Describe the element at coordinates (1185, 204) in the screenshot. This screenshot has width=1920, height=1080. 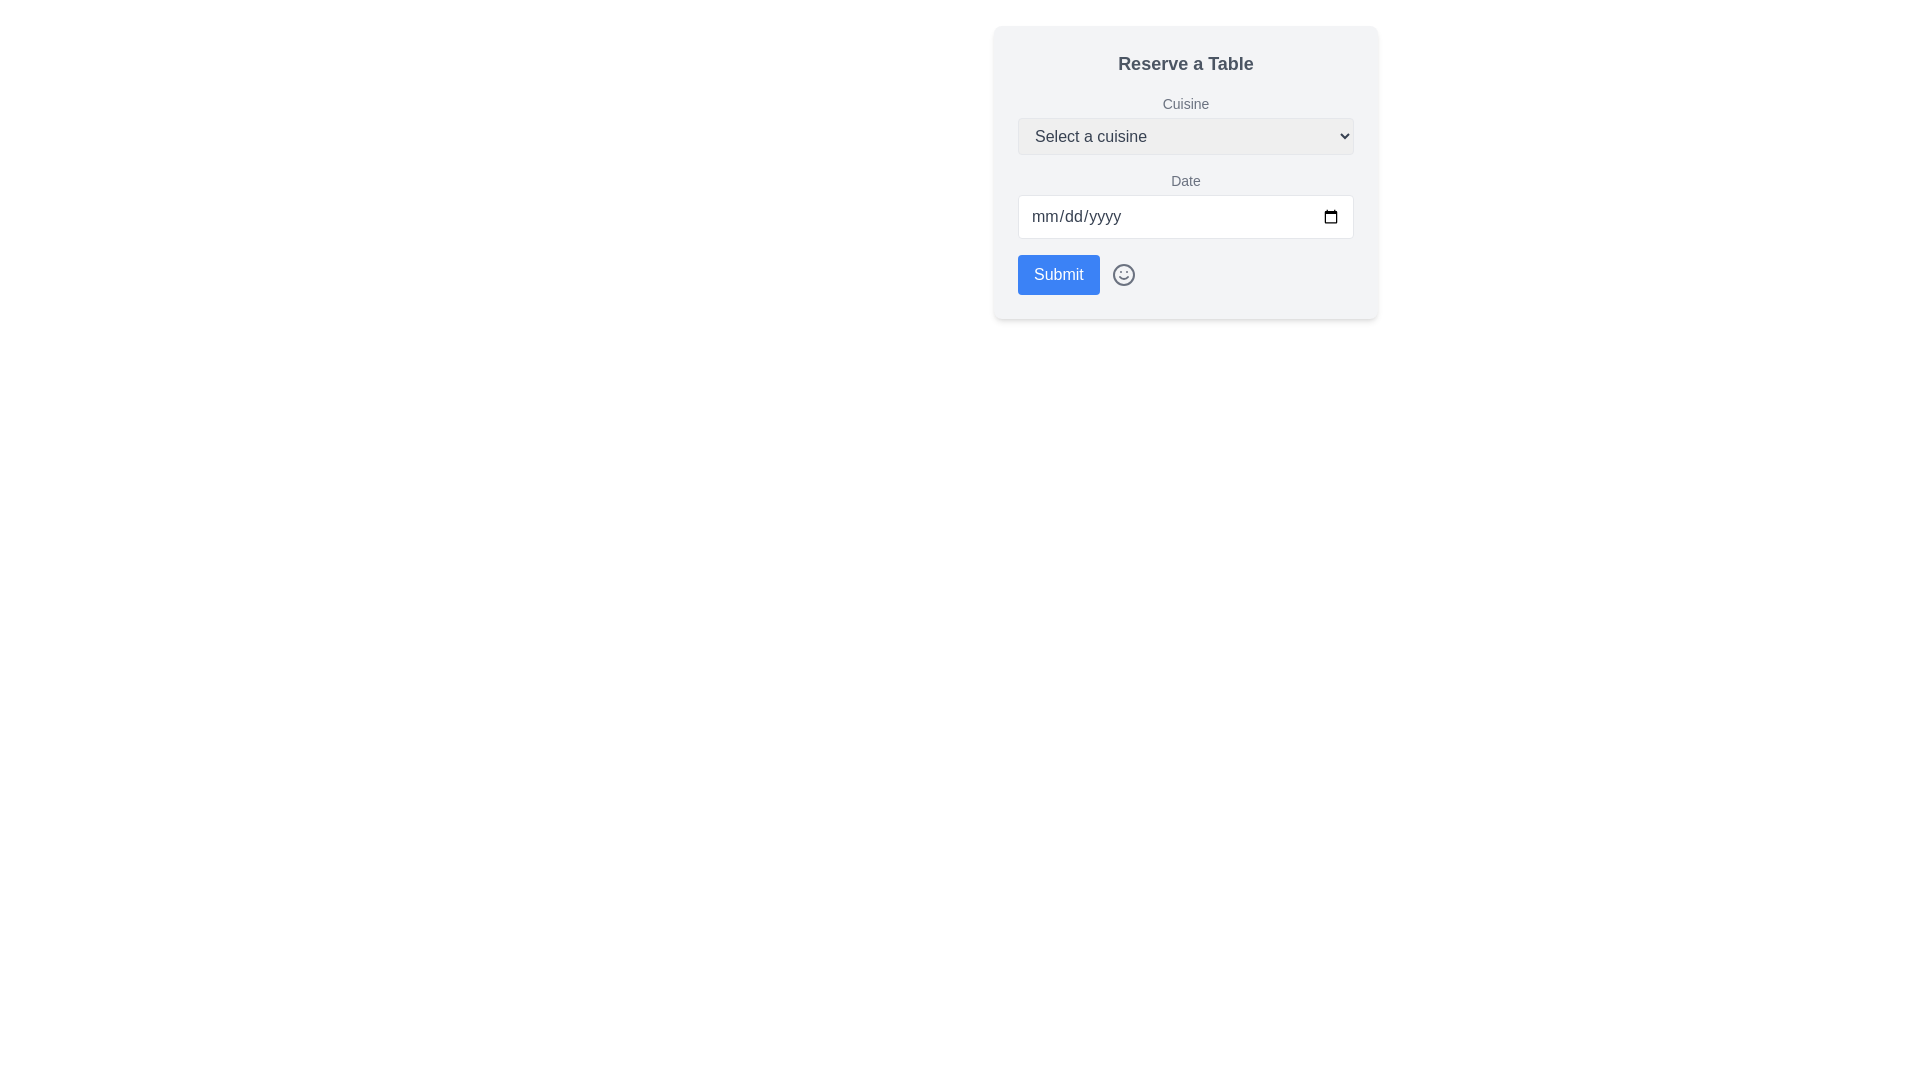
I see `the Date Input Field labeled 'Date' in the 'Reserve a Table' form to focus the input` at that location.